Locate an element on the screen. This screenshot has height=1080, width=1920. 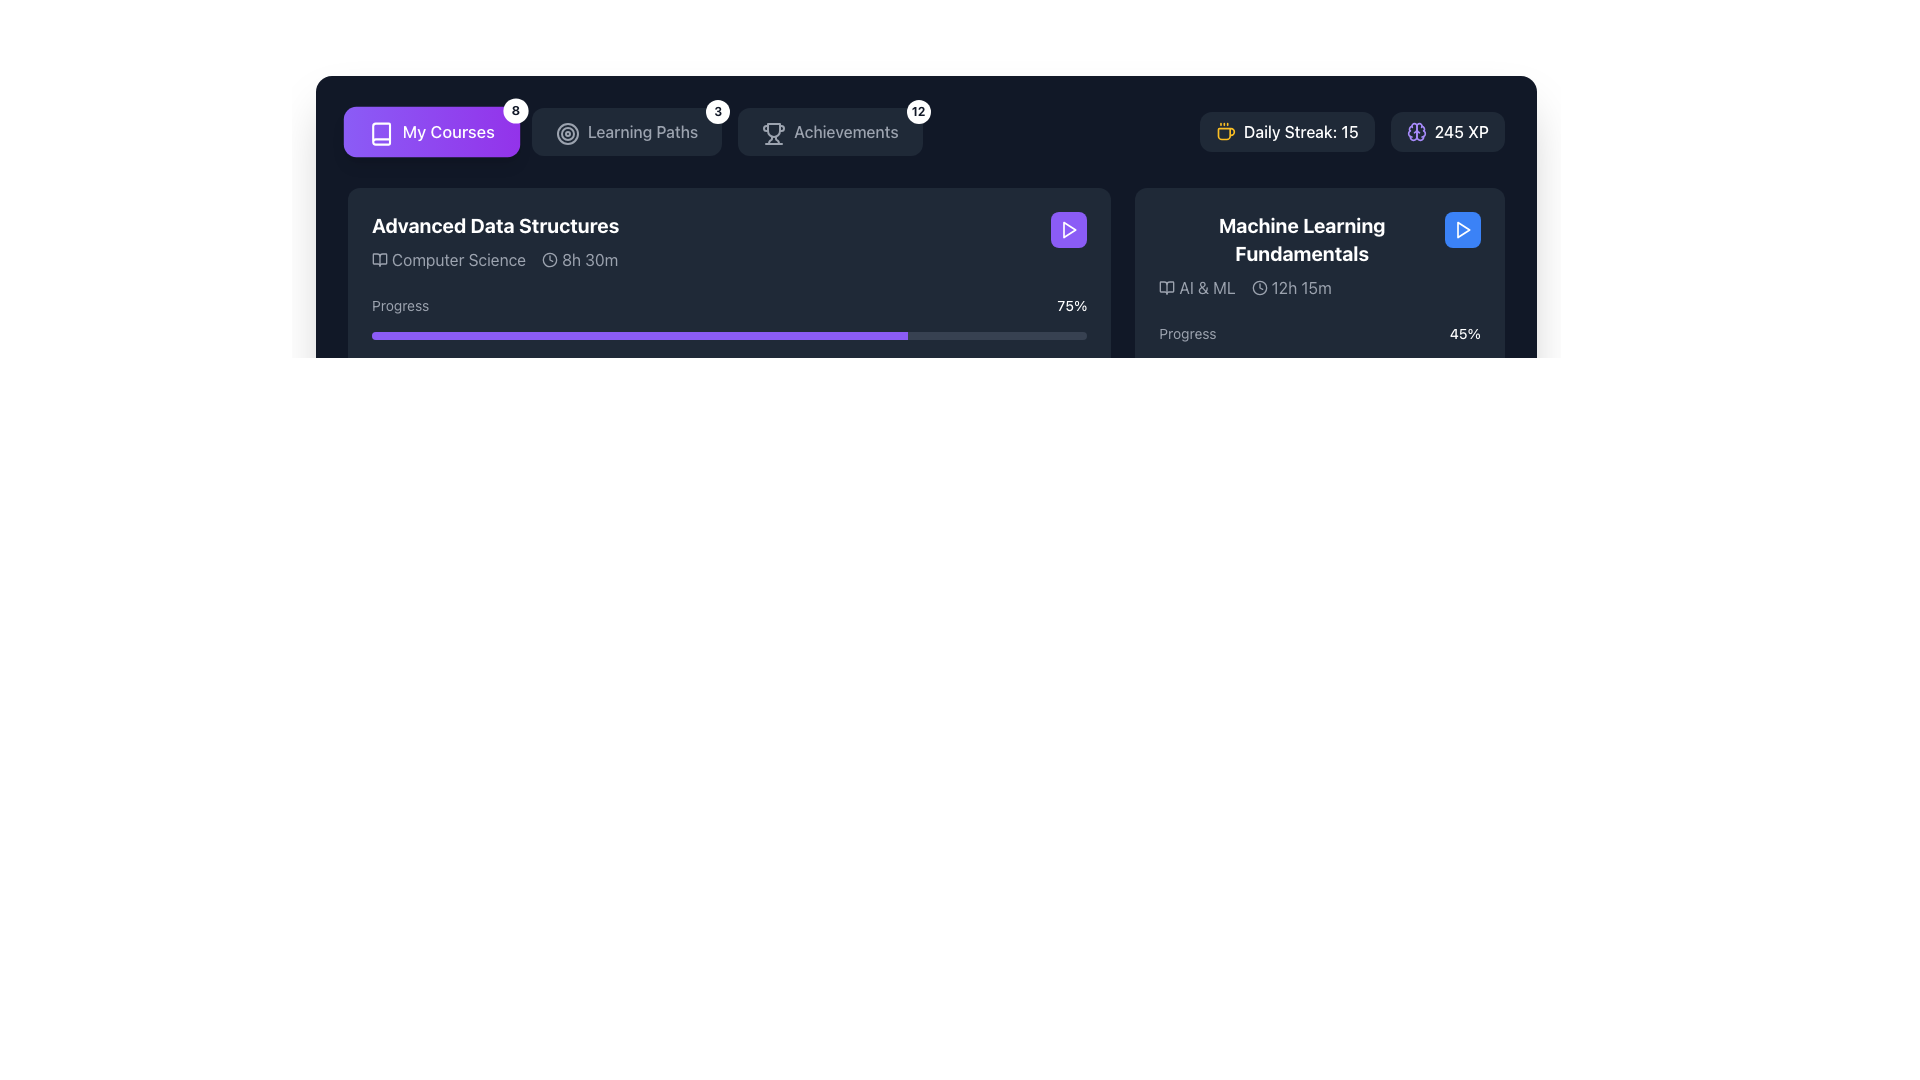
the course title text label located at the top of the course card, which indicates the topic of the course is located at coordinates (495, 225).